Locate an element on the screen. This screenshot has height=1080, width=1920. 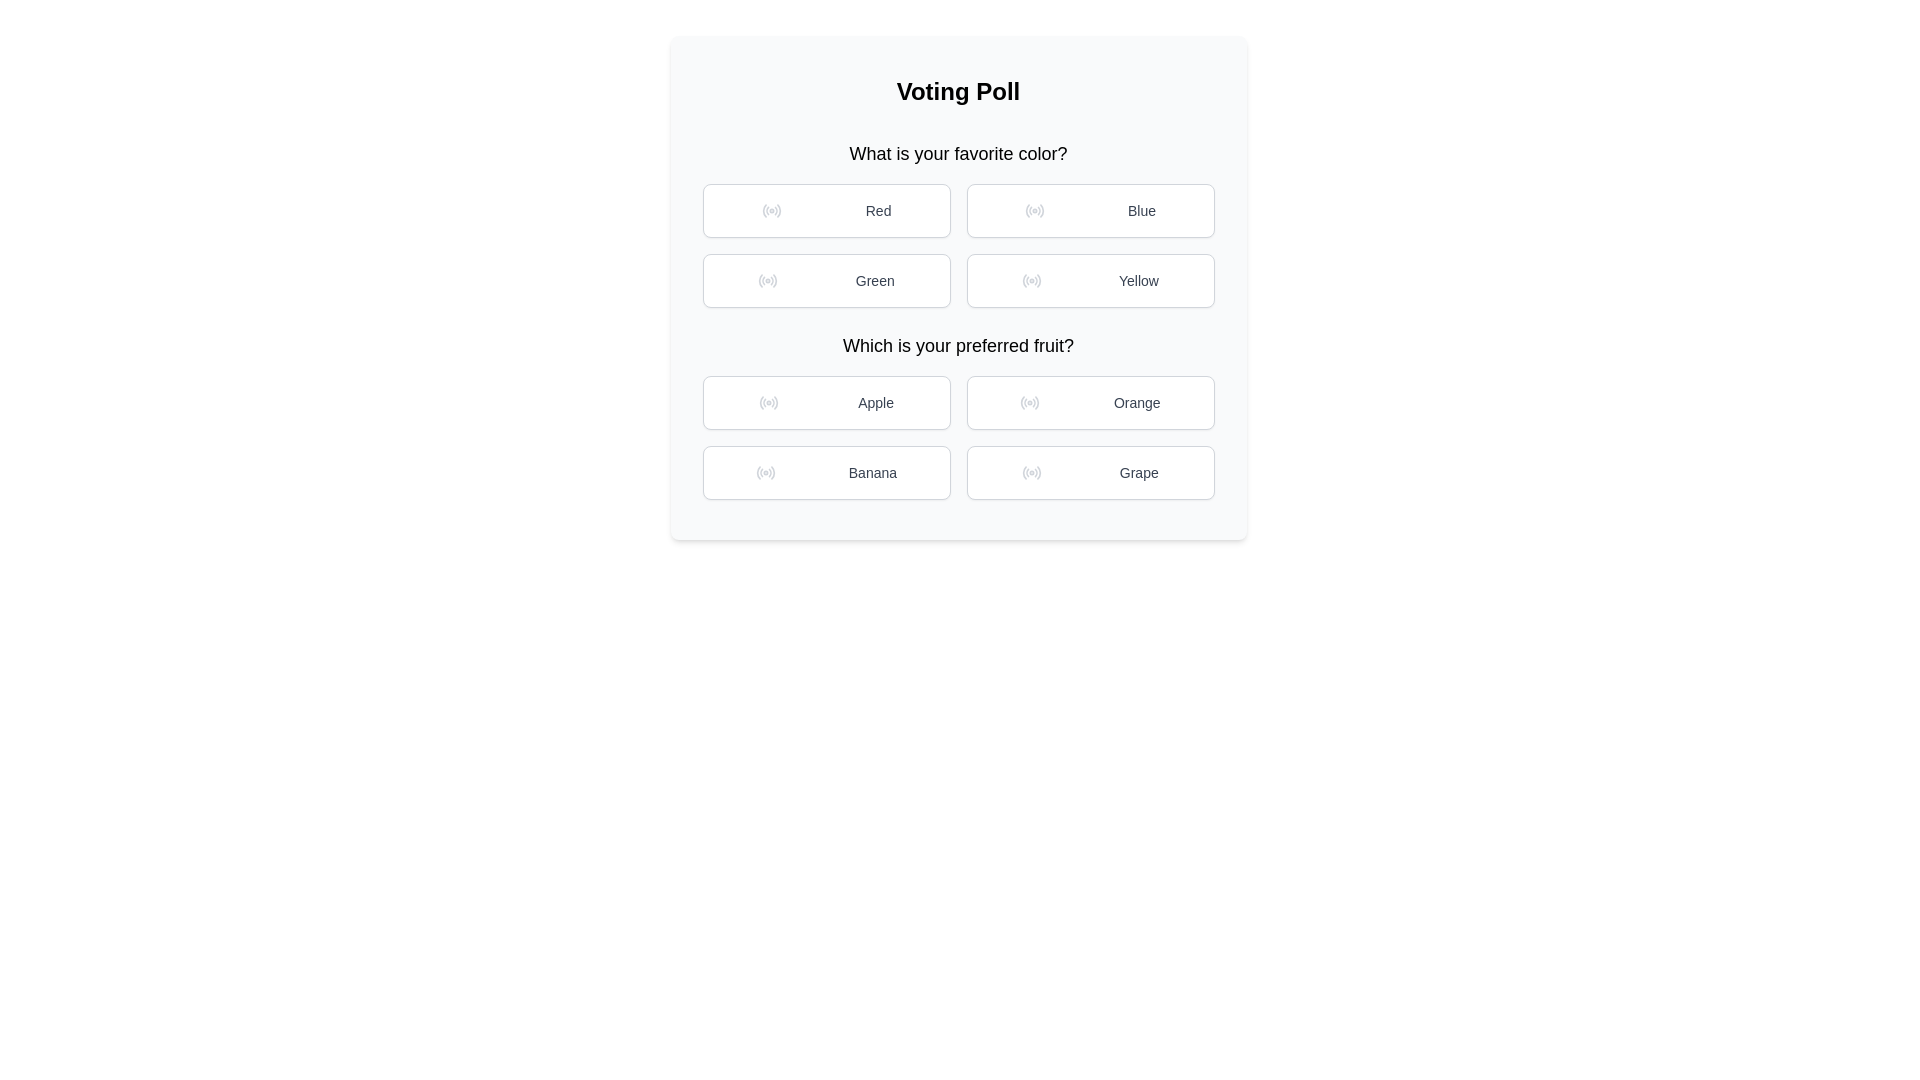
the radio button indicator resembling a circular outline with a filled dot, located in the right column of the first row under the question 'What is your favorite color?' labeled 'Blue' is located at coordinates (1035, 211).